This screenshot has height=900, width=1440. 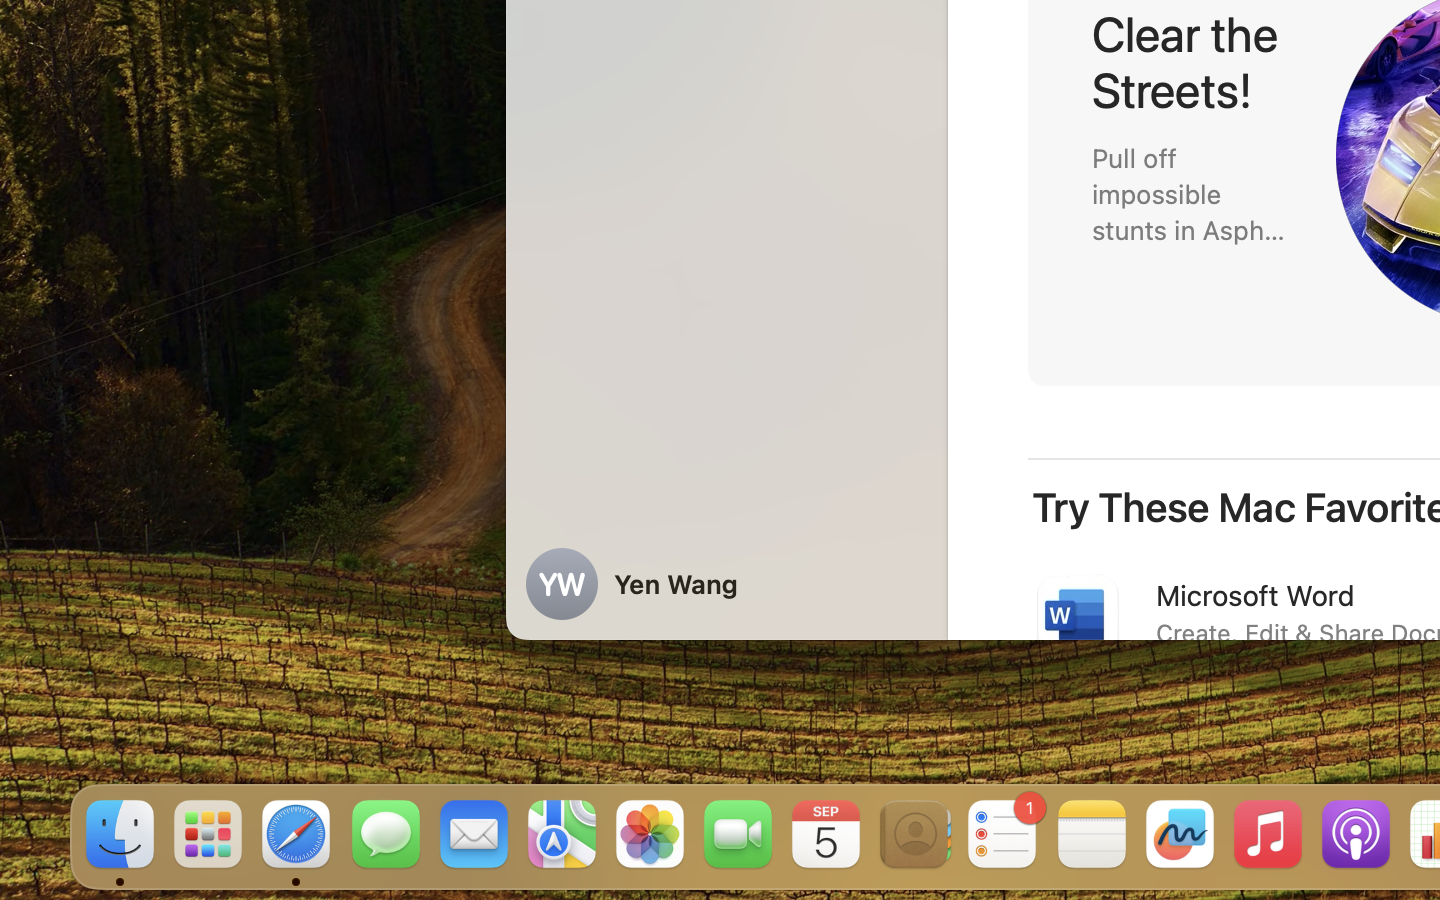 I want to click on 'Clear the Streets!', so click(x=1191, y=61).